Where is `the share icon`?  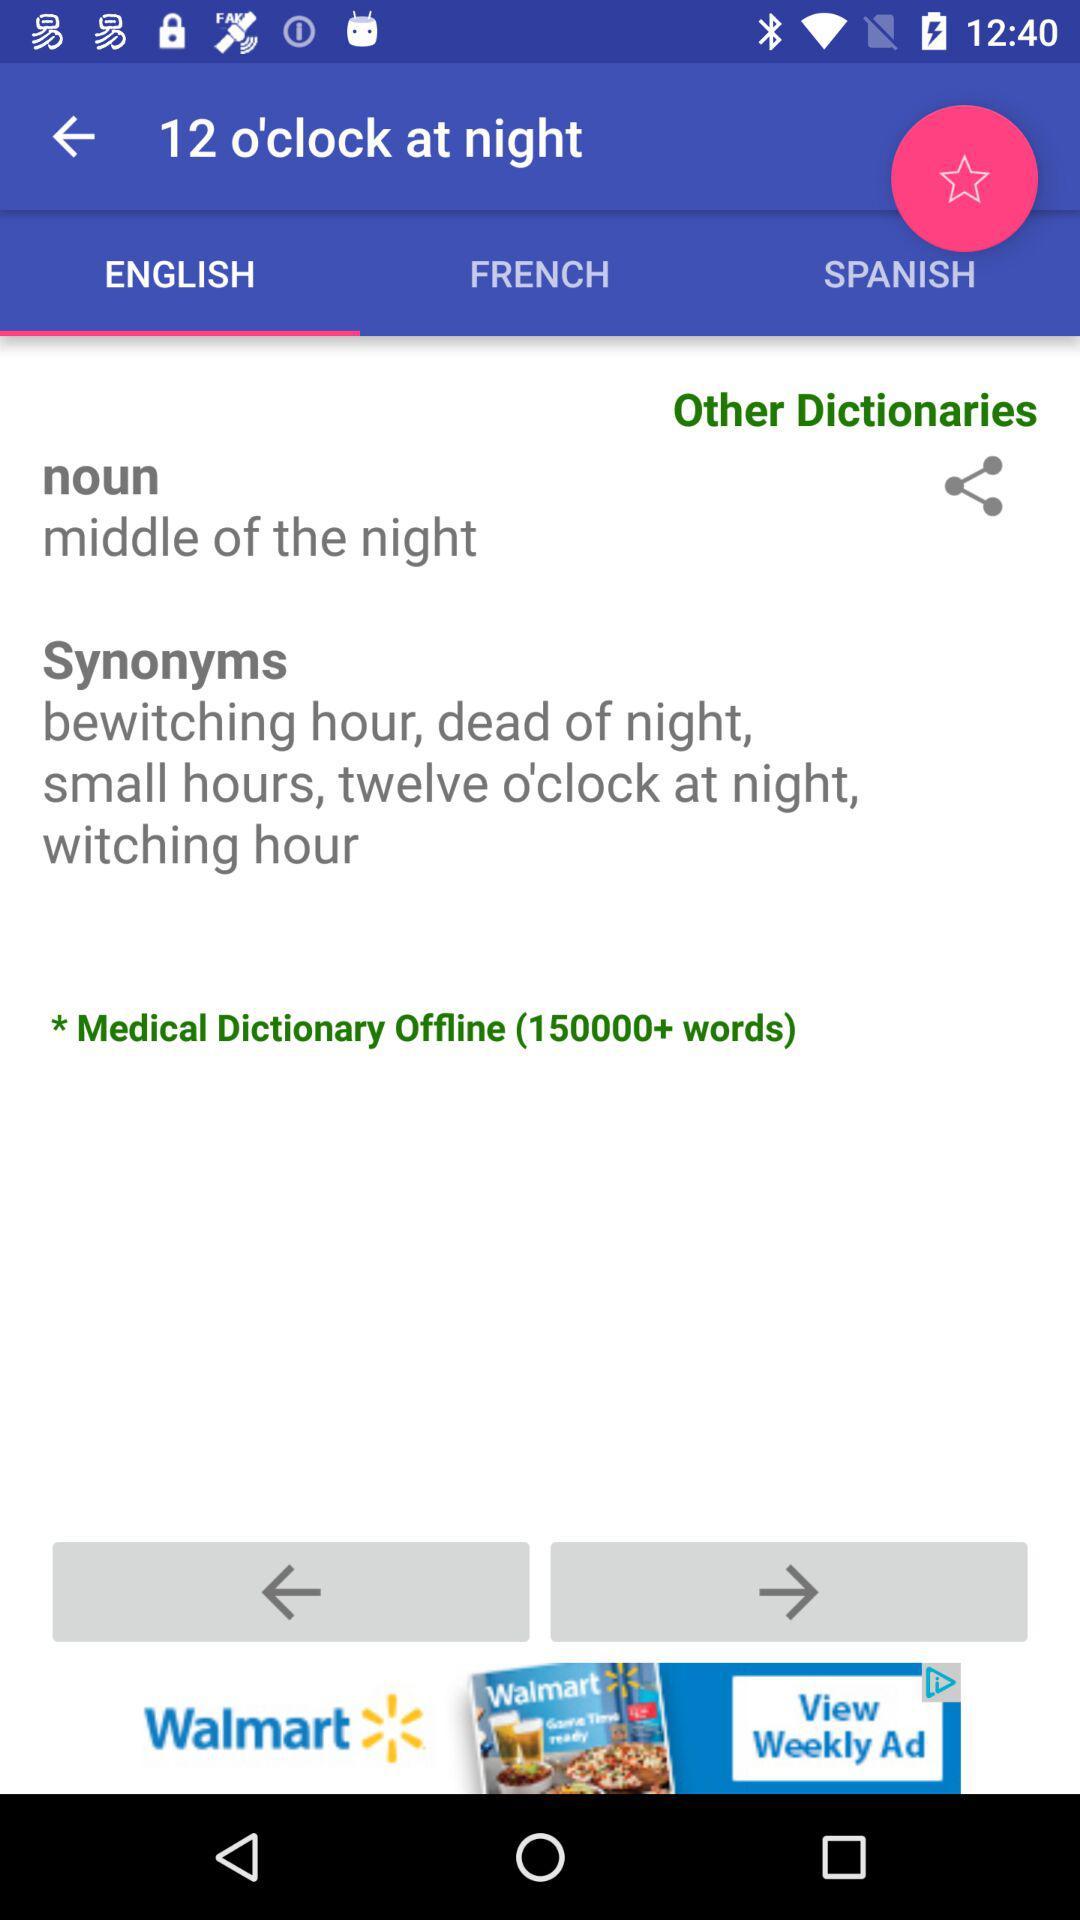
the share icon is located at coordinates (969, 485).